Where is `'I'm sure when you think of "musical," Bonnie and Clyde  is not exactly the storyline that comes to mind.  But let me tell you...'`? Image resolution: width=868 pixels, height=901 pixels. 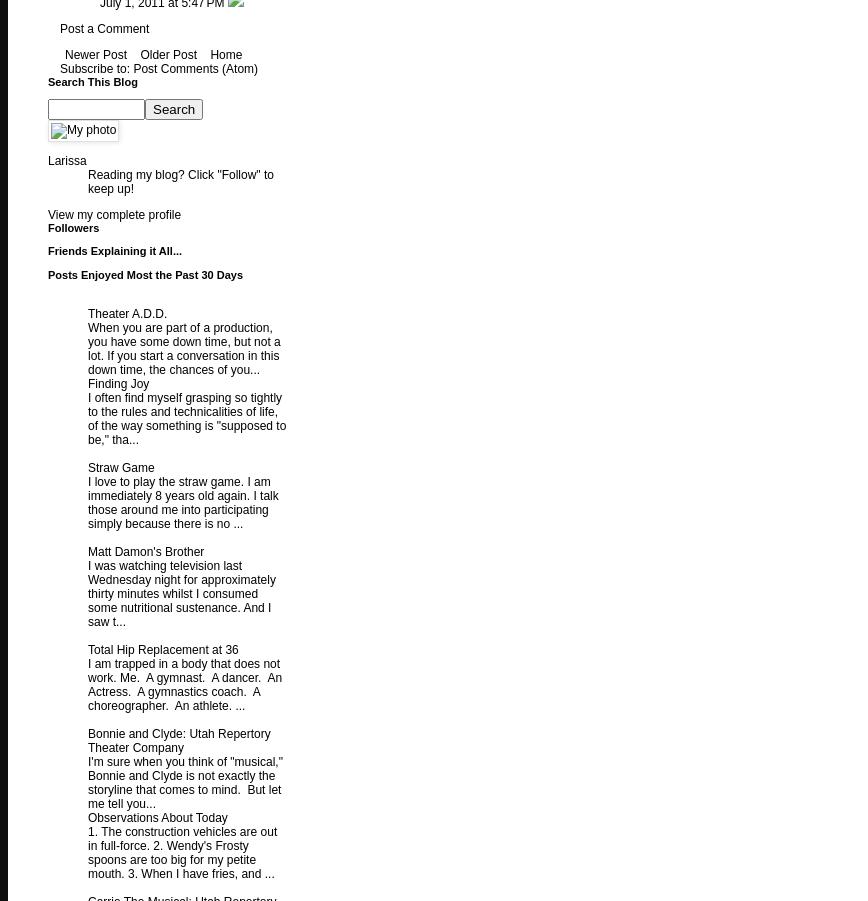 'I'm sure when you think of "musical," Bonnie and Clyde  is not exactly the storyline that comes to mind.  But let me tell you...' is located at coordinates (184, 781).